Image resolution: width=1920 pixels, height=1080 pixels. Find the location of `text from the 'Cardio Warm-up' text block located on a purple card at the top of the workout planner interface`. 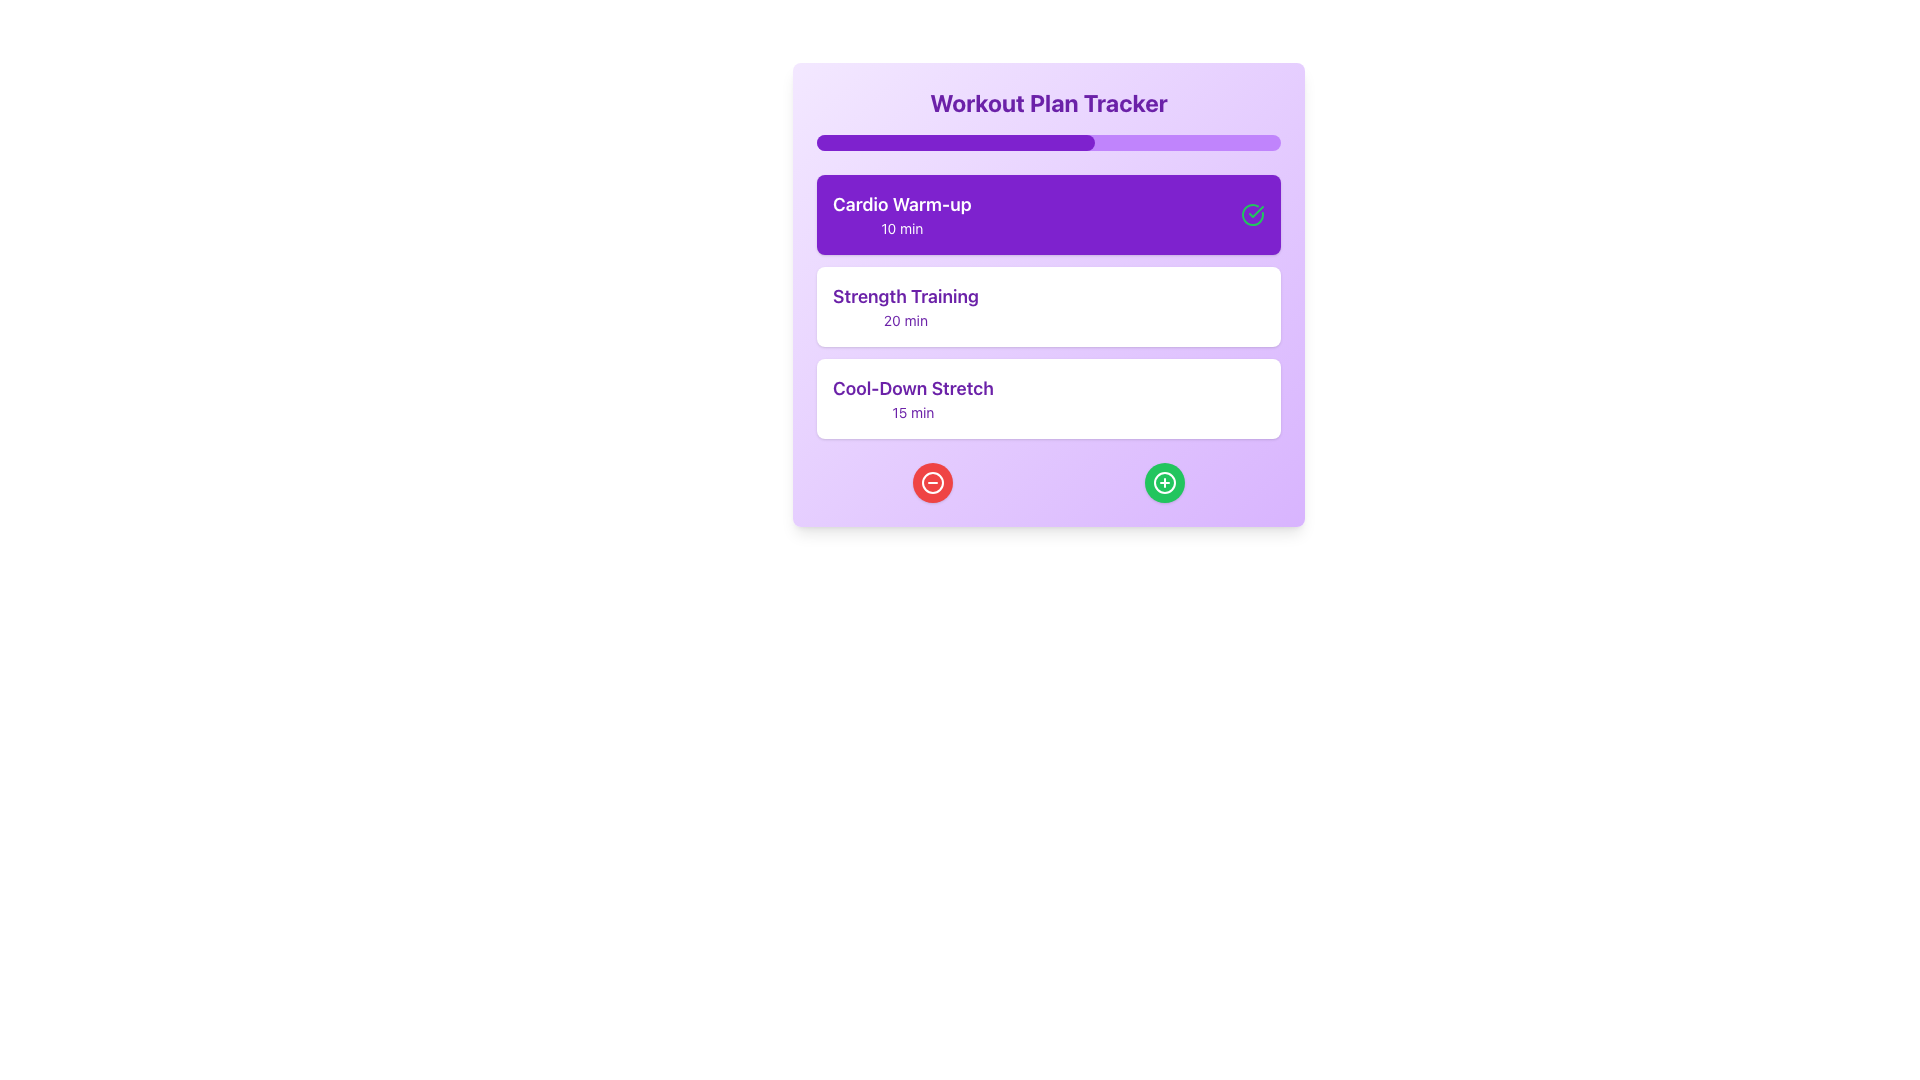

text from the 'Cardio Warm-up' text block located on a purple card at the top of the workout planner interface is located at coordinates (901, 215).